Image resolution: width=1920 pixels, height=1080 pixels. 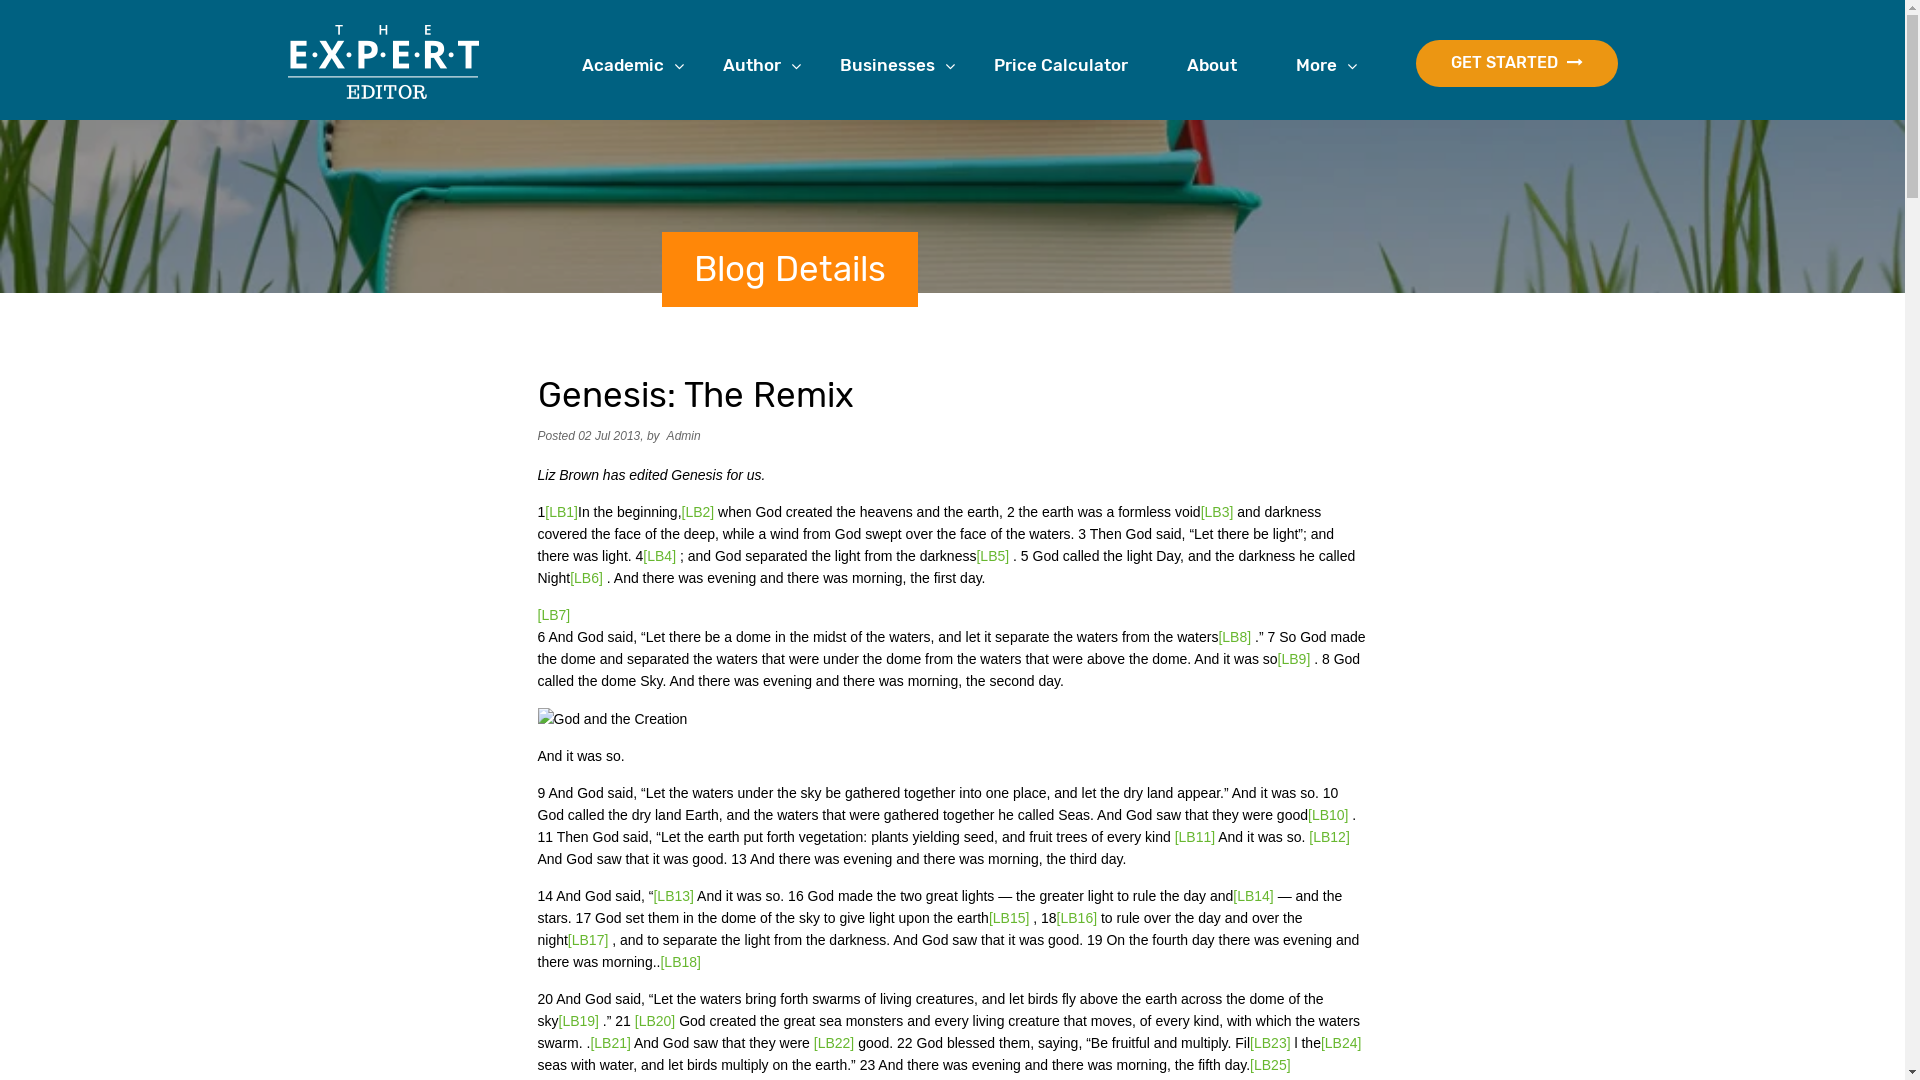 What do you see at coordinates (1175, 837) in the screenshot?
I see `'[LB11]'` at bounding box center [1175, 837].